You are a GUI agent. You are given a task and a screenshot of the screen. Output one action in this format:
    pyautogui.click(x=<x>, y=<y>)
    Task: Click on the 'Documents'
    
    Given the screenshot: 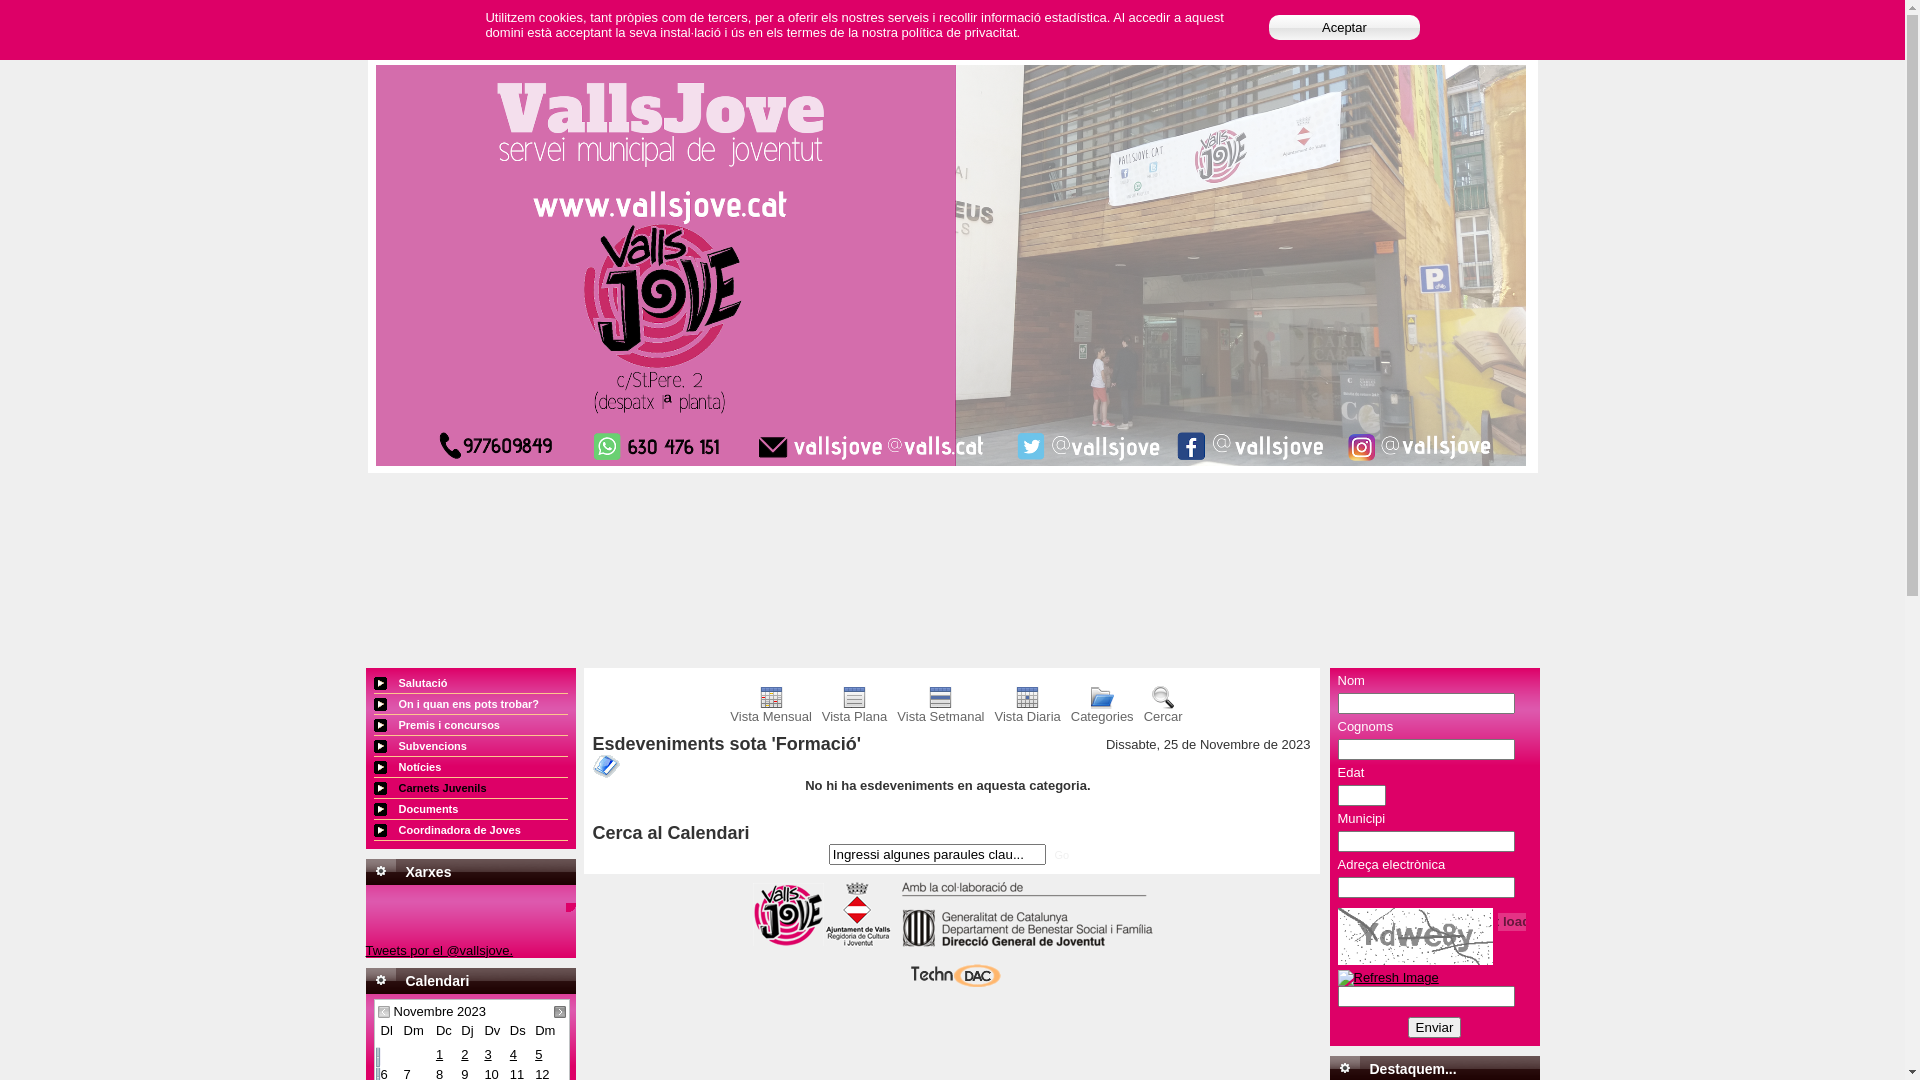 What is the action you would take?
    pyautogui.click(x=469, y=808)
    